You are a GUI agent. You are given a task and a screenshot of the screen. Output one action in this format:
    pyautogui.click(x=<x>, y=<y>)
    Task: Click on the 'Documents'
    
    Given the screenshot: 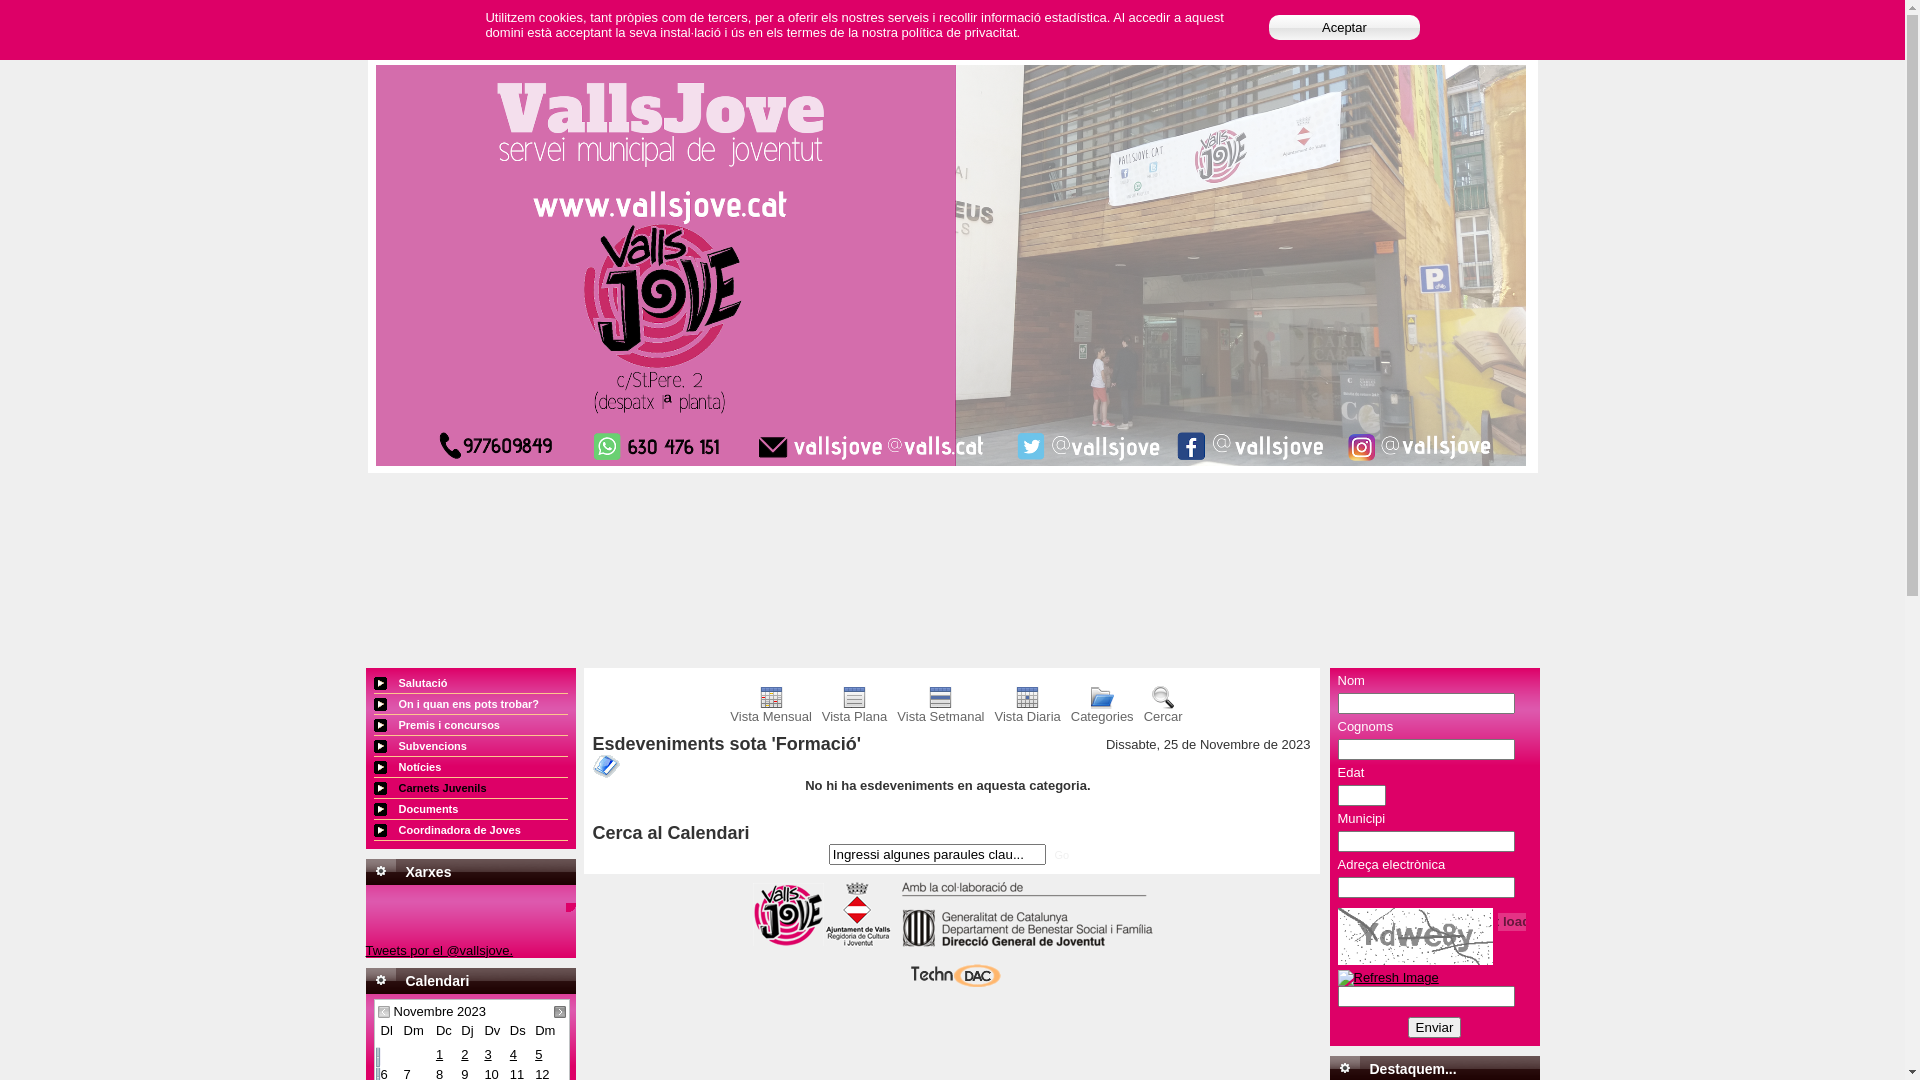 What is the action you would take?
    pyautogui.click(x=469, y=808)
    